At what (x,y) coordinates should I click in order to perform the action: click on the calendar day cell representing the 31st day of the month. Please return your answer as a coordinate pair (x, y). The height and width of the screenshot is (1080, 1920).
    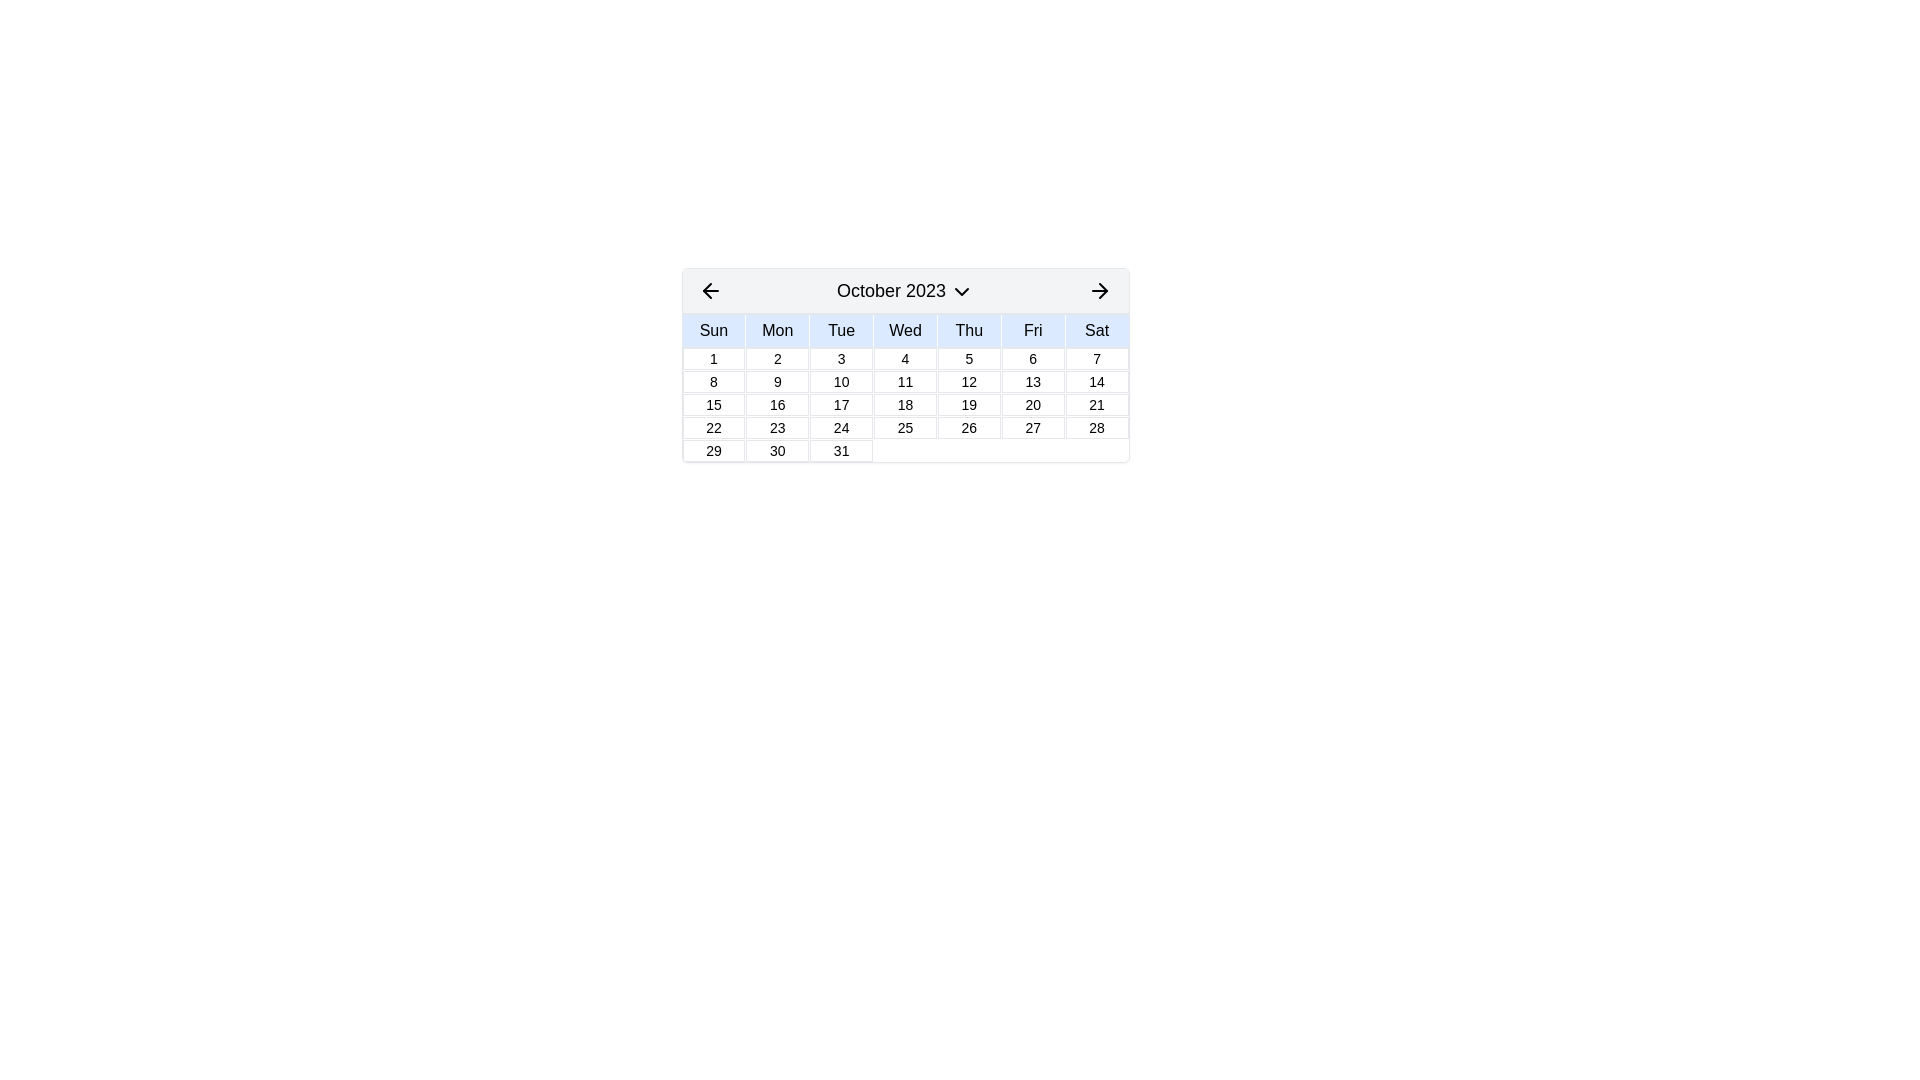
    Looking at the image, I should click on (841, 451).